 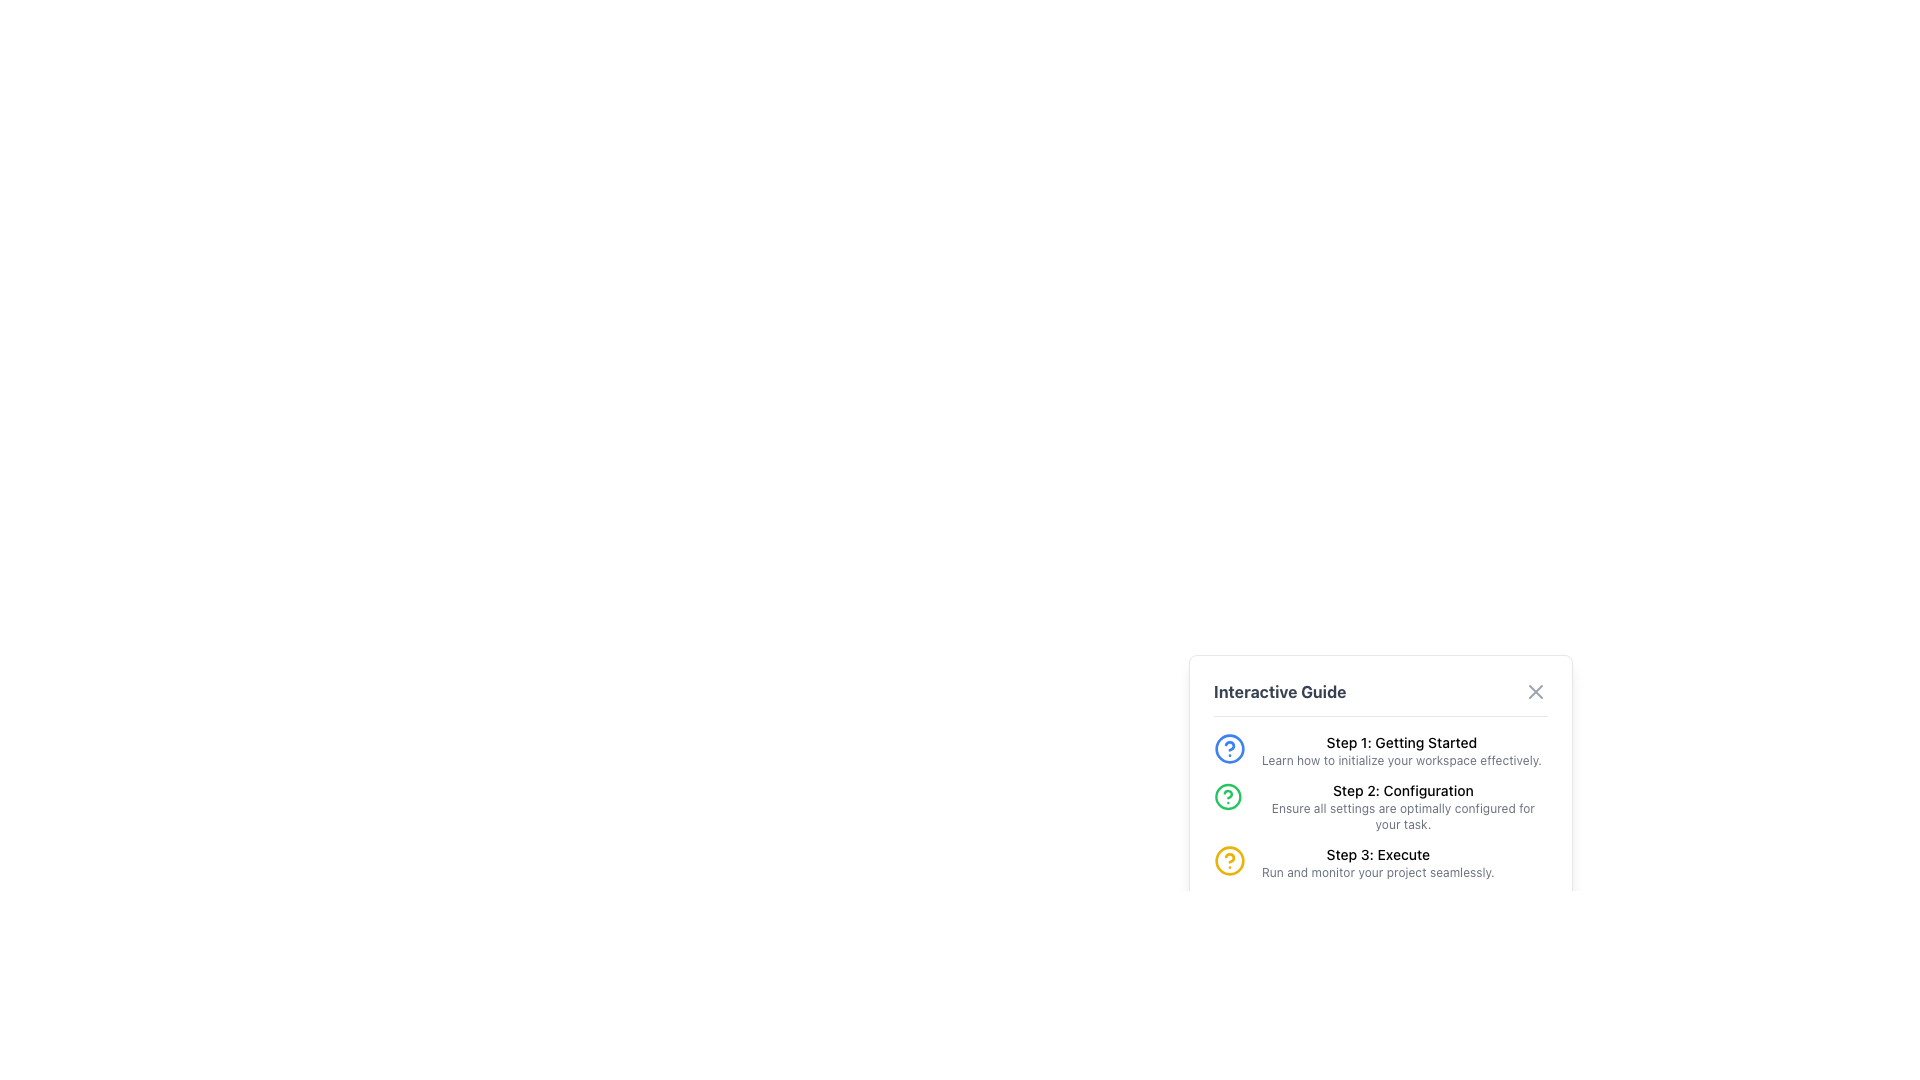 What do you see at coordinates (1377, 862) in the screenshot?
I see `the text content element that displays 'Step 3: Execute' and 'Run and monitor your project seamlessly.' in the Interactive Guide panel, located at the bottom of the vertical list of steps` at bounding box center [1377, 862].